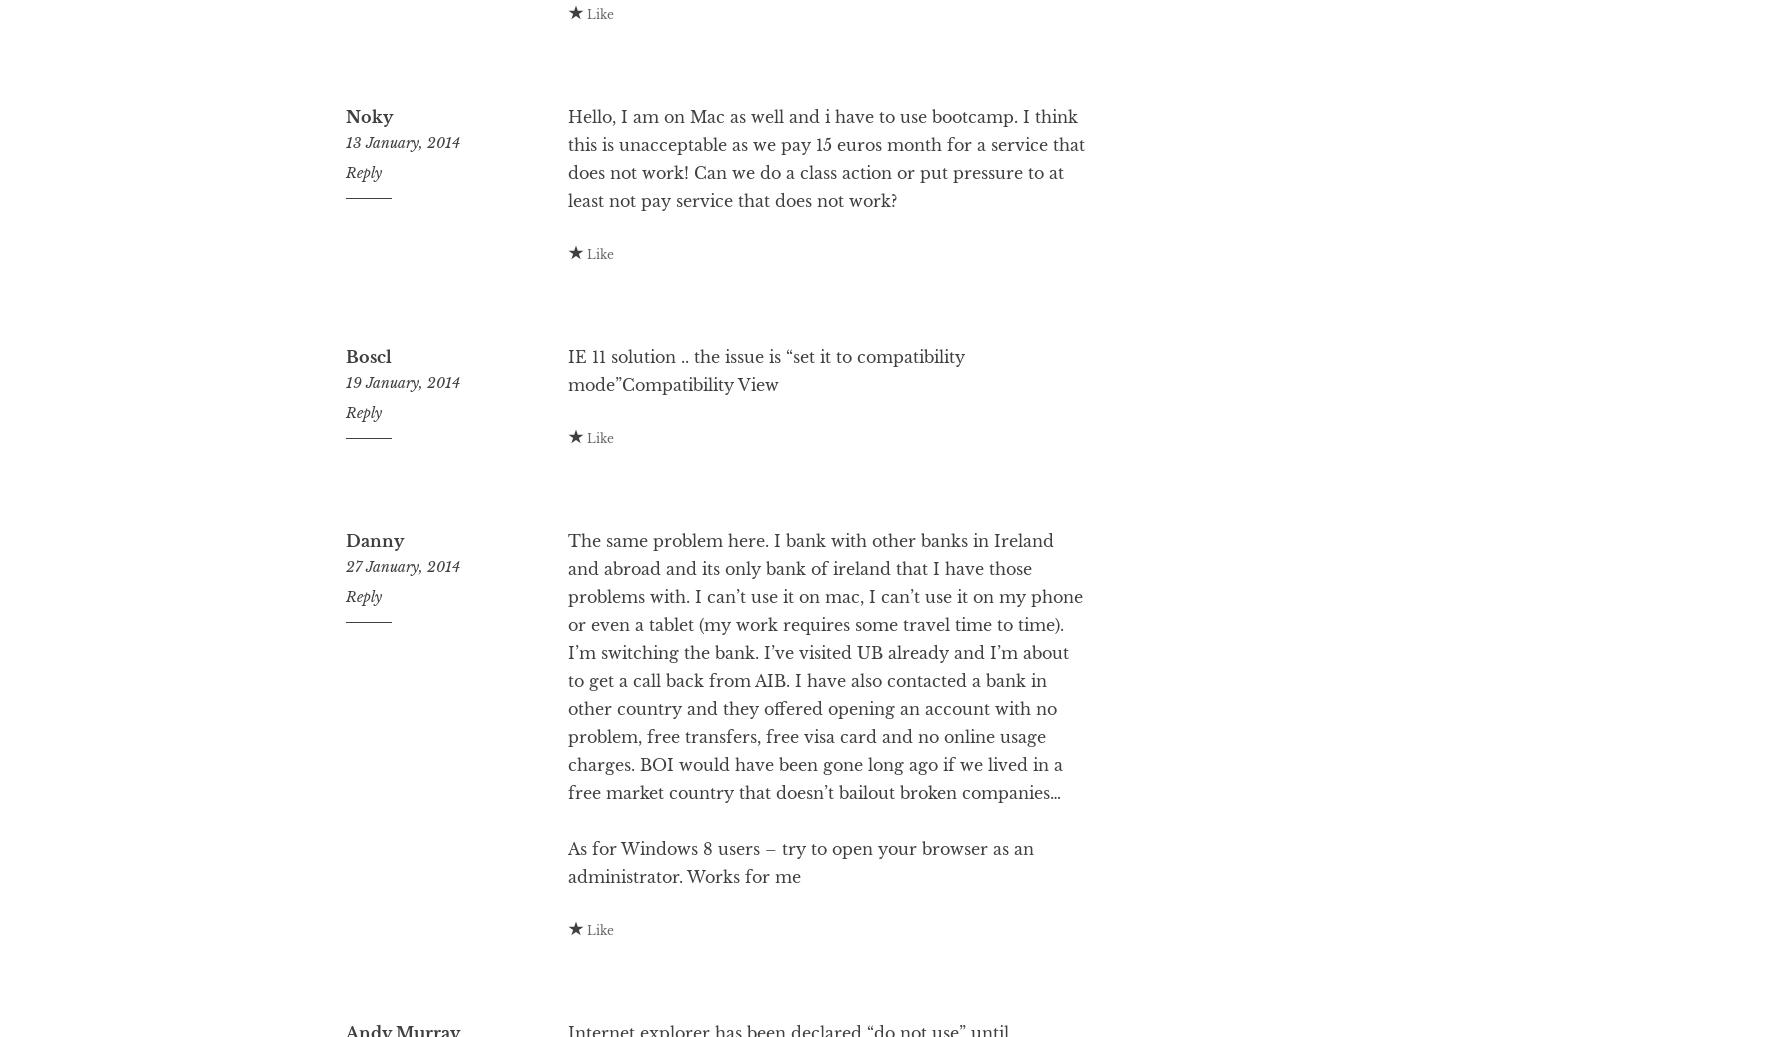 Image resolution: width=1780 pixels, height=1037 pixels. I want to click on '19 January, 2014', so click(401, 462).